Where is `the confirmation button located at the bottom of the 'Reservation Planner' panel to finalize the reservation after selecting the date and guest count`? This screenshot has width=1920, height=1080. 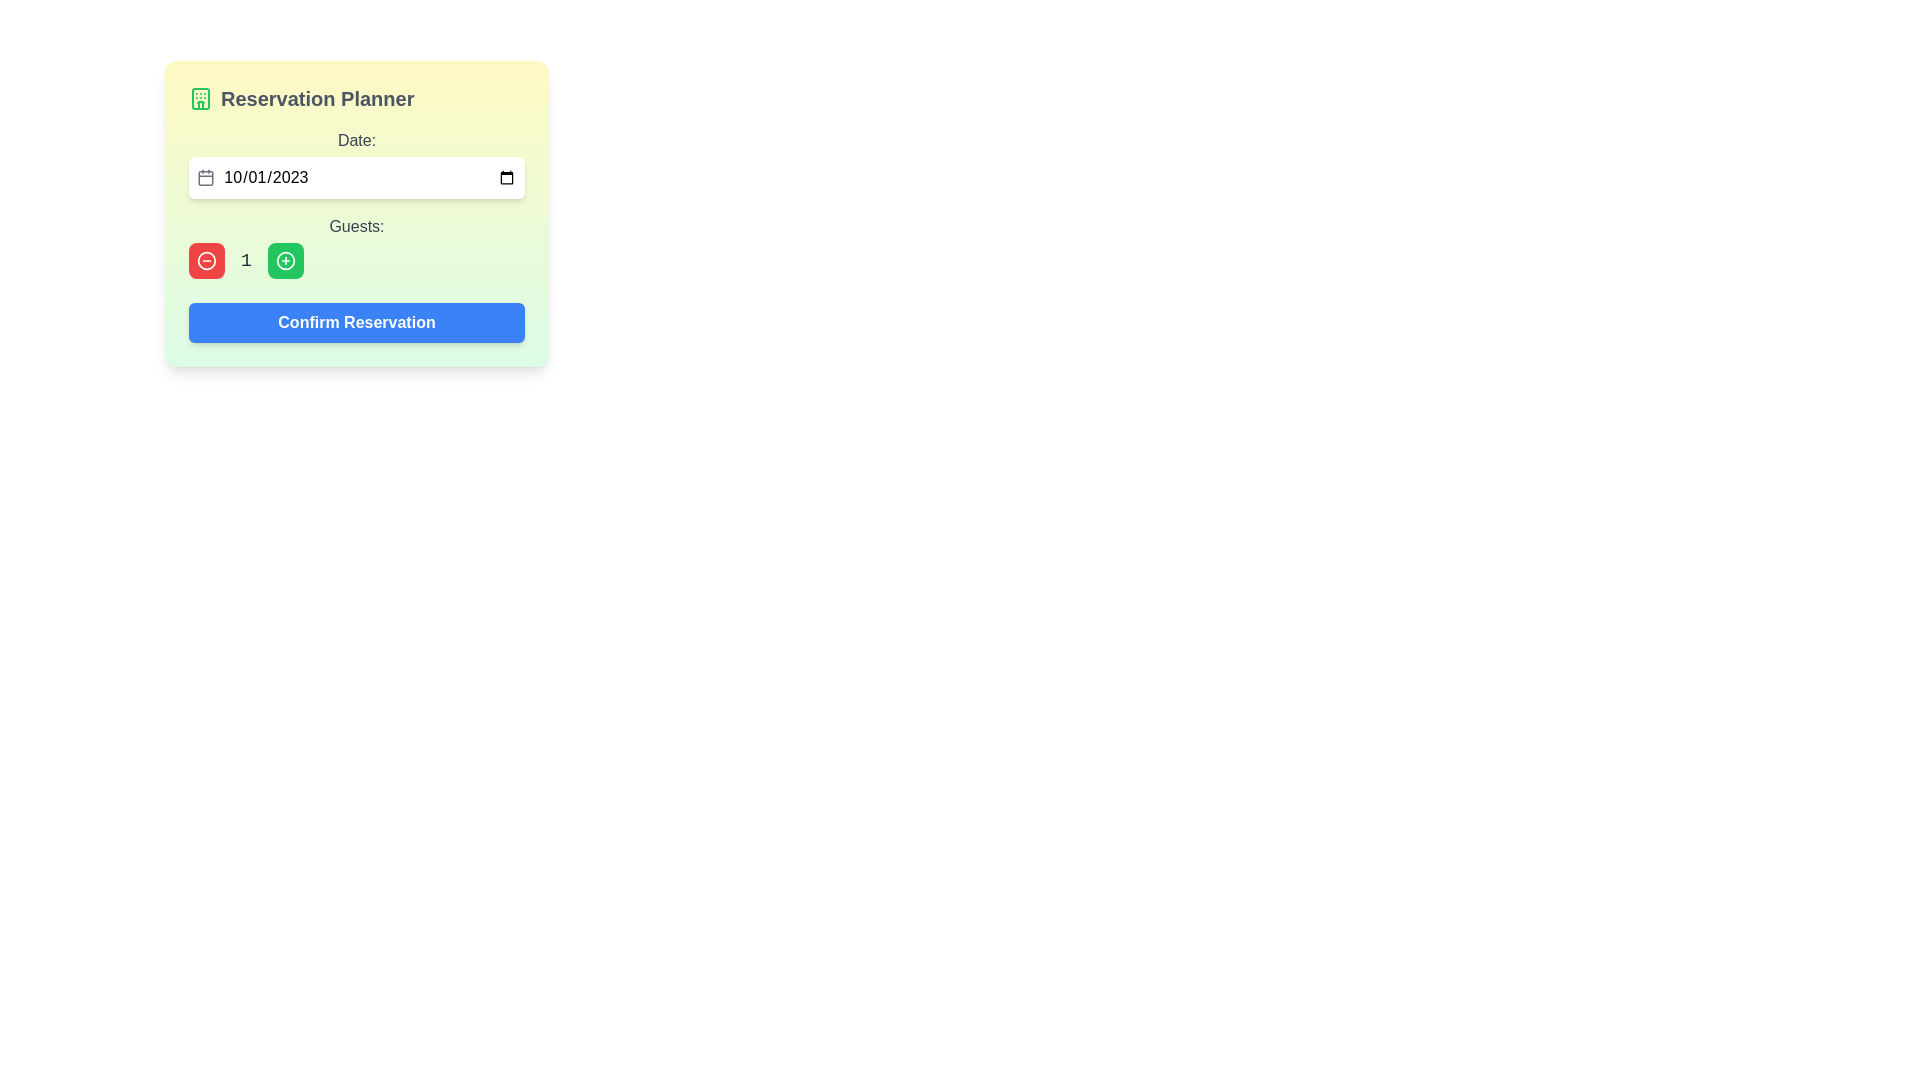
the confirmation button located at the bottom of the 'Reservation Planner' panel to finalize the reservation after selecting the date and guest count is located at coordinates (356, 322).